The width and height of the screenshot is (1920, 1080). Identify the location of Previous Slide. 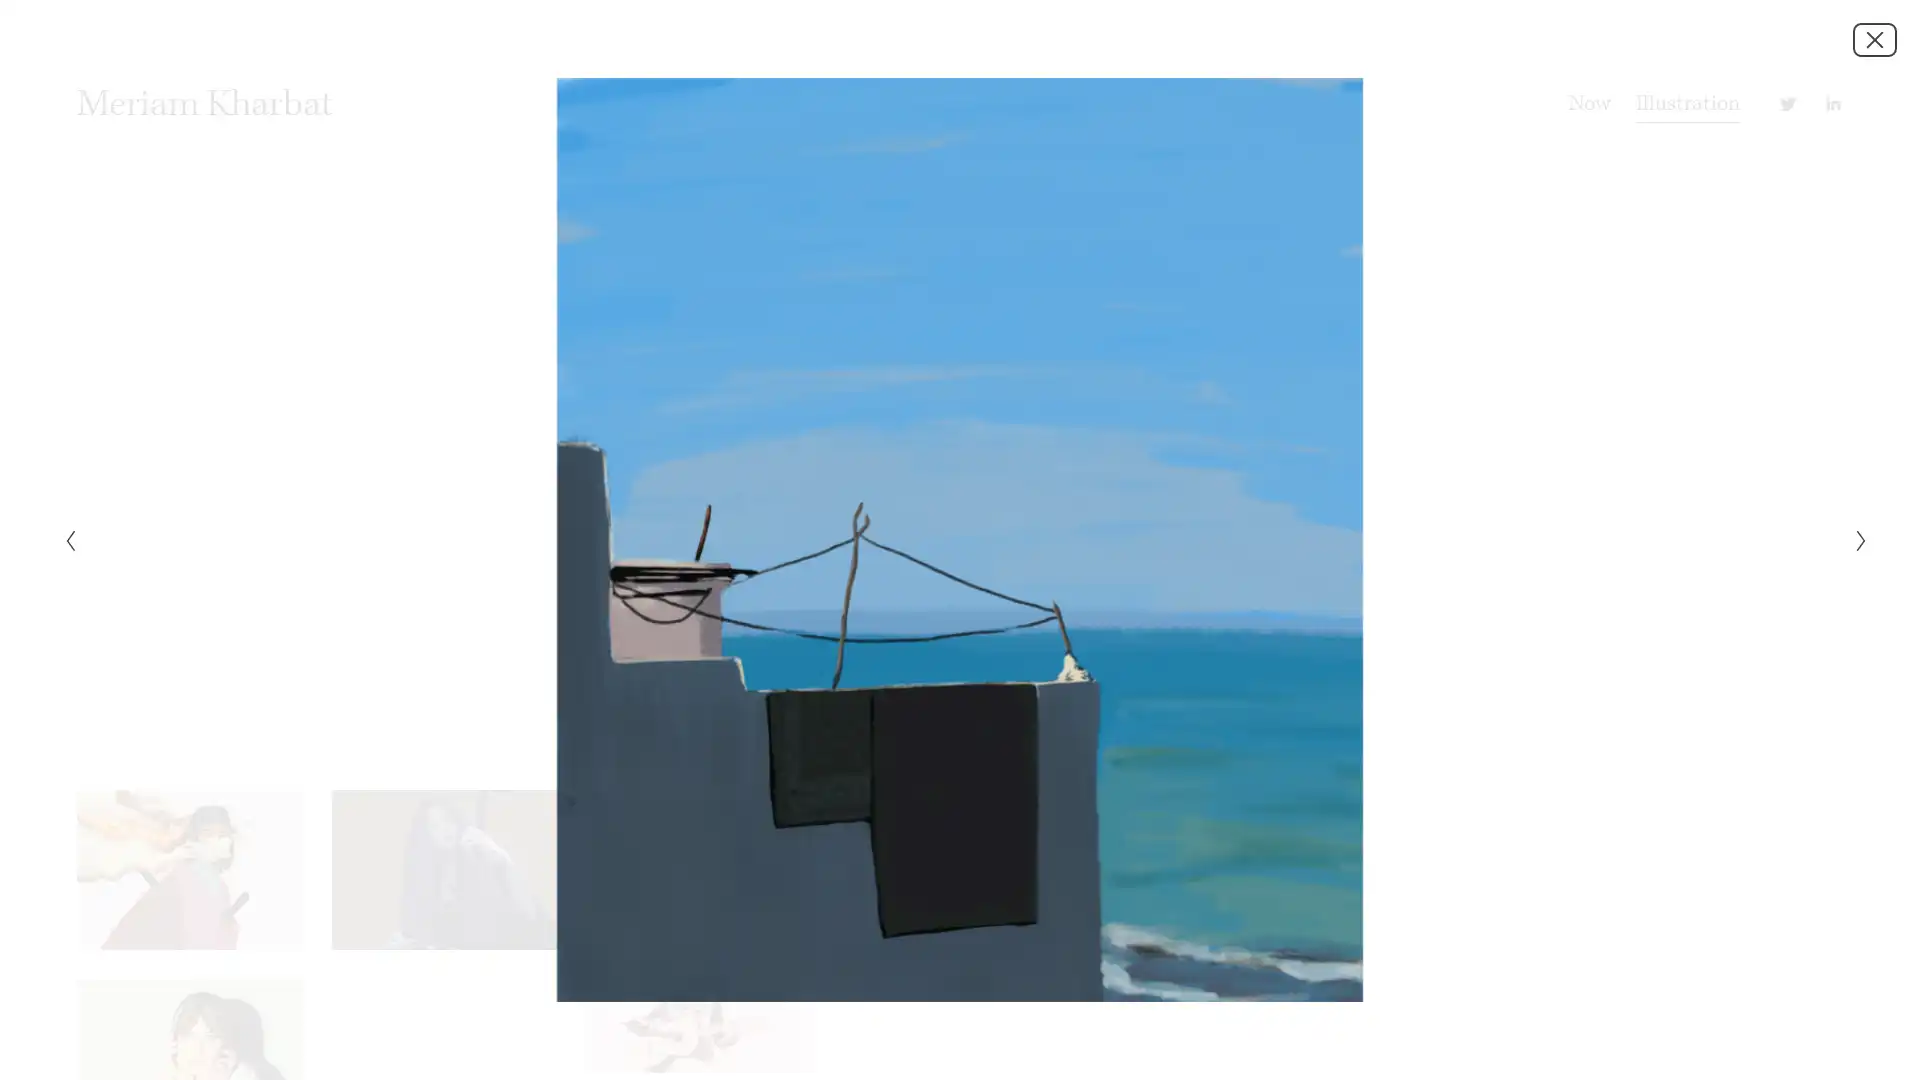
(63, 540).